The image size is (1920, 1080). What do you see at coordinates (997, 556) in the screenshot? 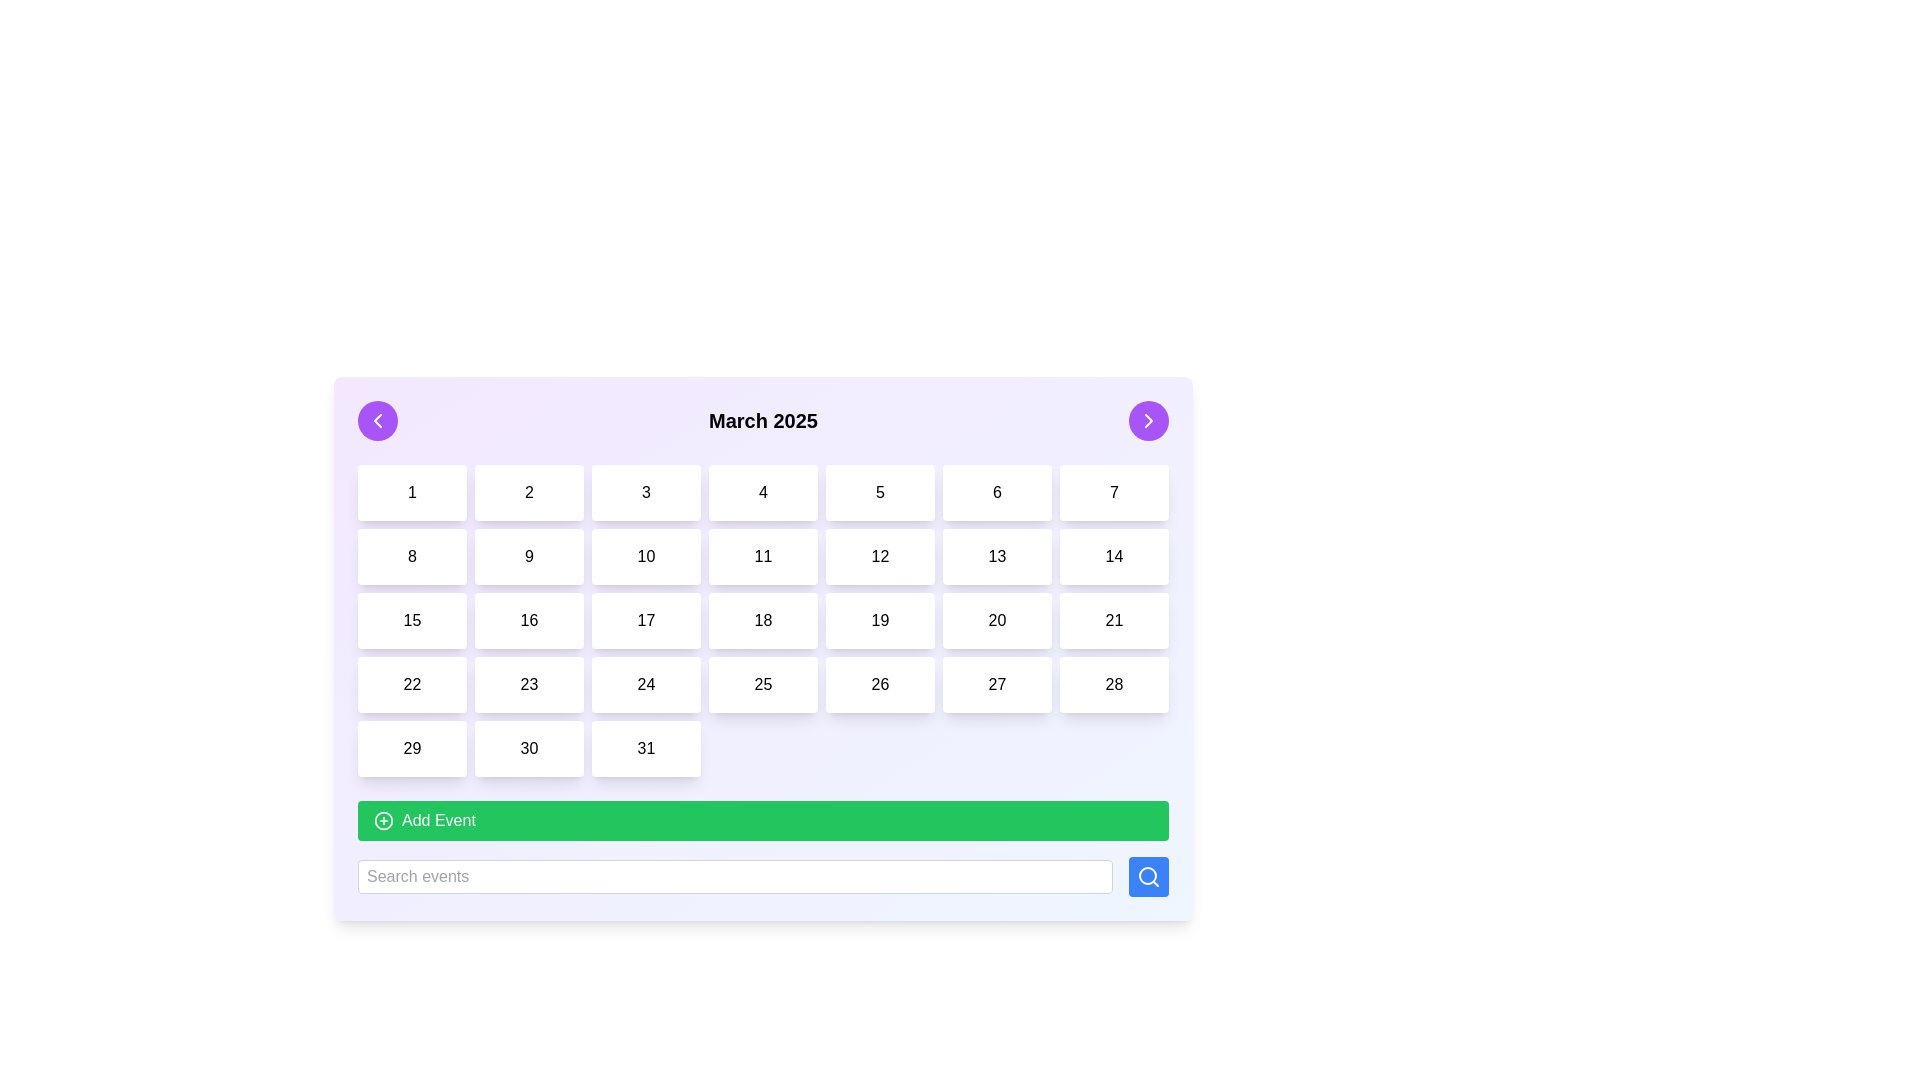
I see `the button representing the date 13 in the calendar interface located in the second row and sixth column of the grid` at bounding box center [997, 556].